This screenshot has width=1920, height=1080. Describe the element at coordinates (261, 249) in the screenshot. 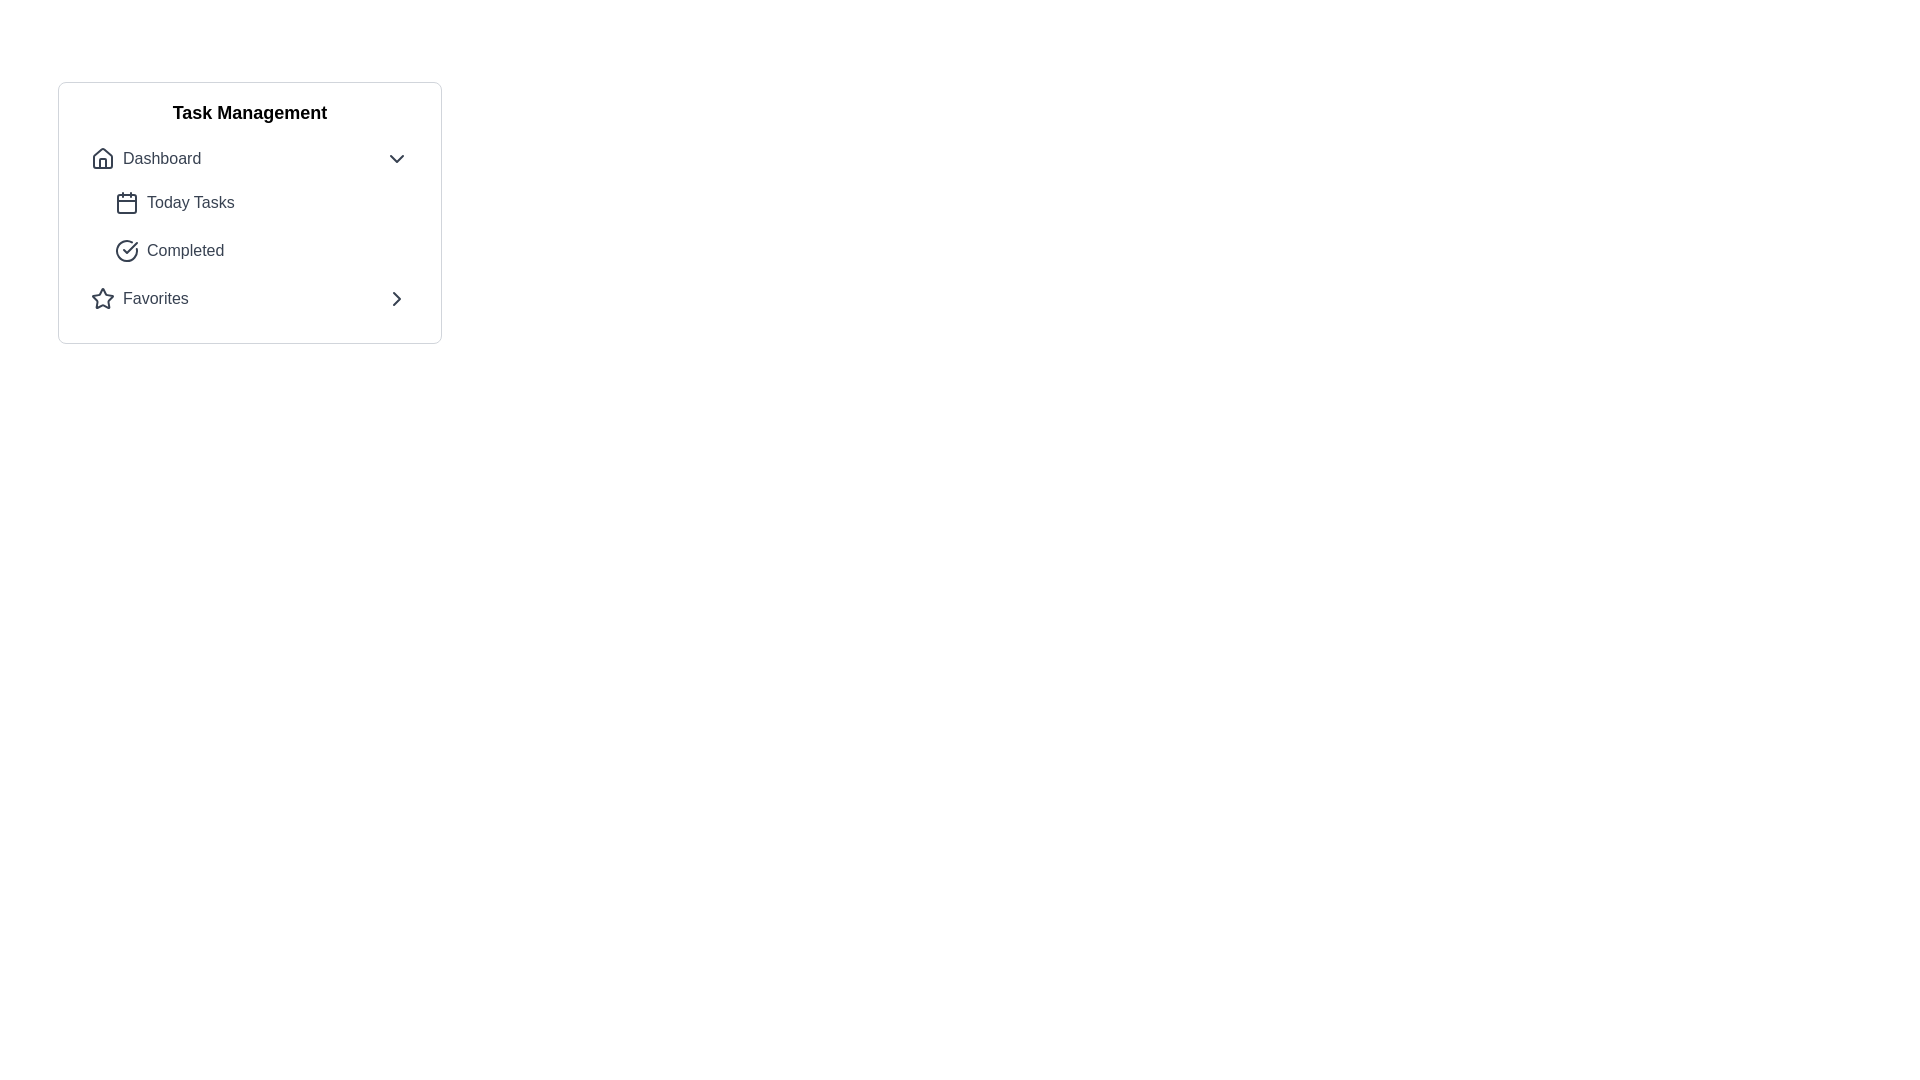

I see `the third item in the menu list under 'Task Management', which serves as a navigational link to 'Completed' tasks` at that location.